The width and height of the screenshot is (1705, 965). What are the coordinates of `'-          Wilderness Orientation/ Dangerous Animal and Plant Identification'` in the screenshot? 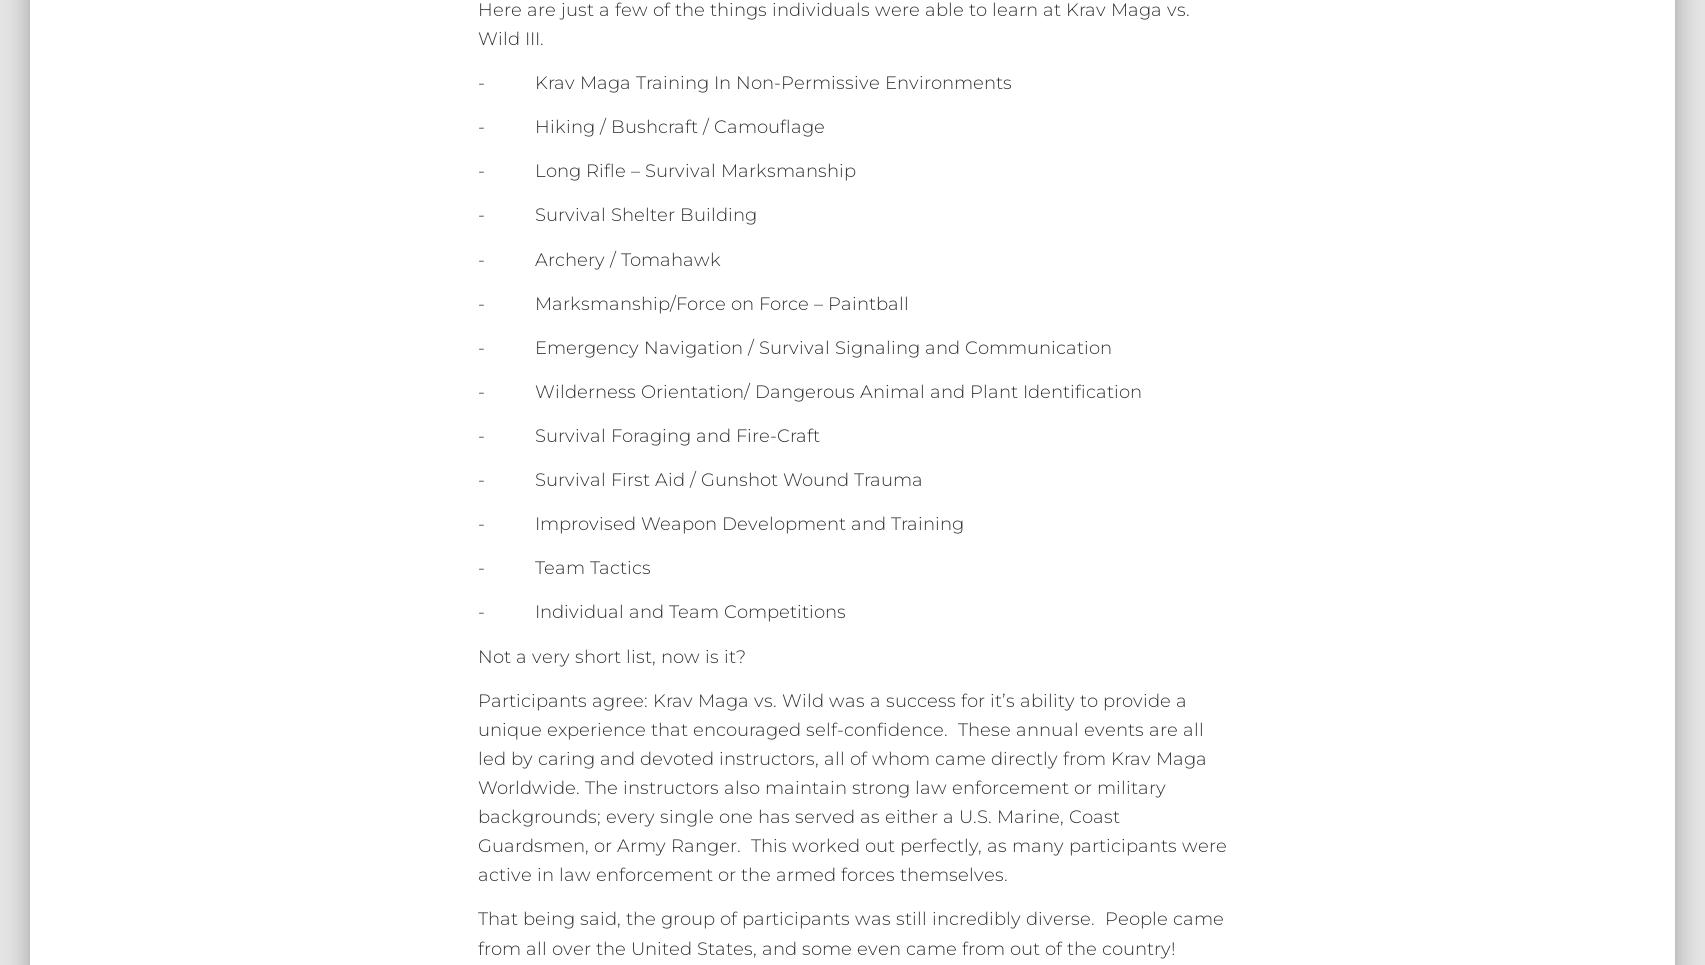 It's located at (809, 390).